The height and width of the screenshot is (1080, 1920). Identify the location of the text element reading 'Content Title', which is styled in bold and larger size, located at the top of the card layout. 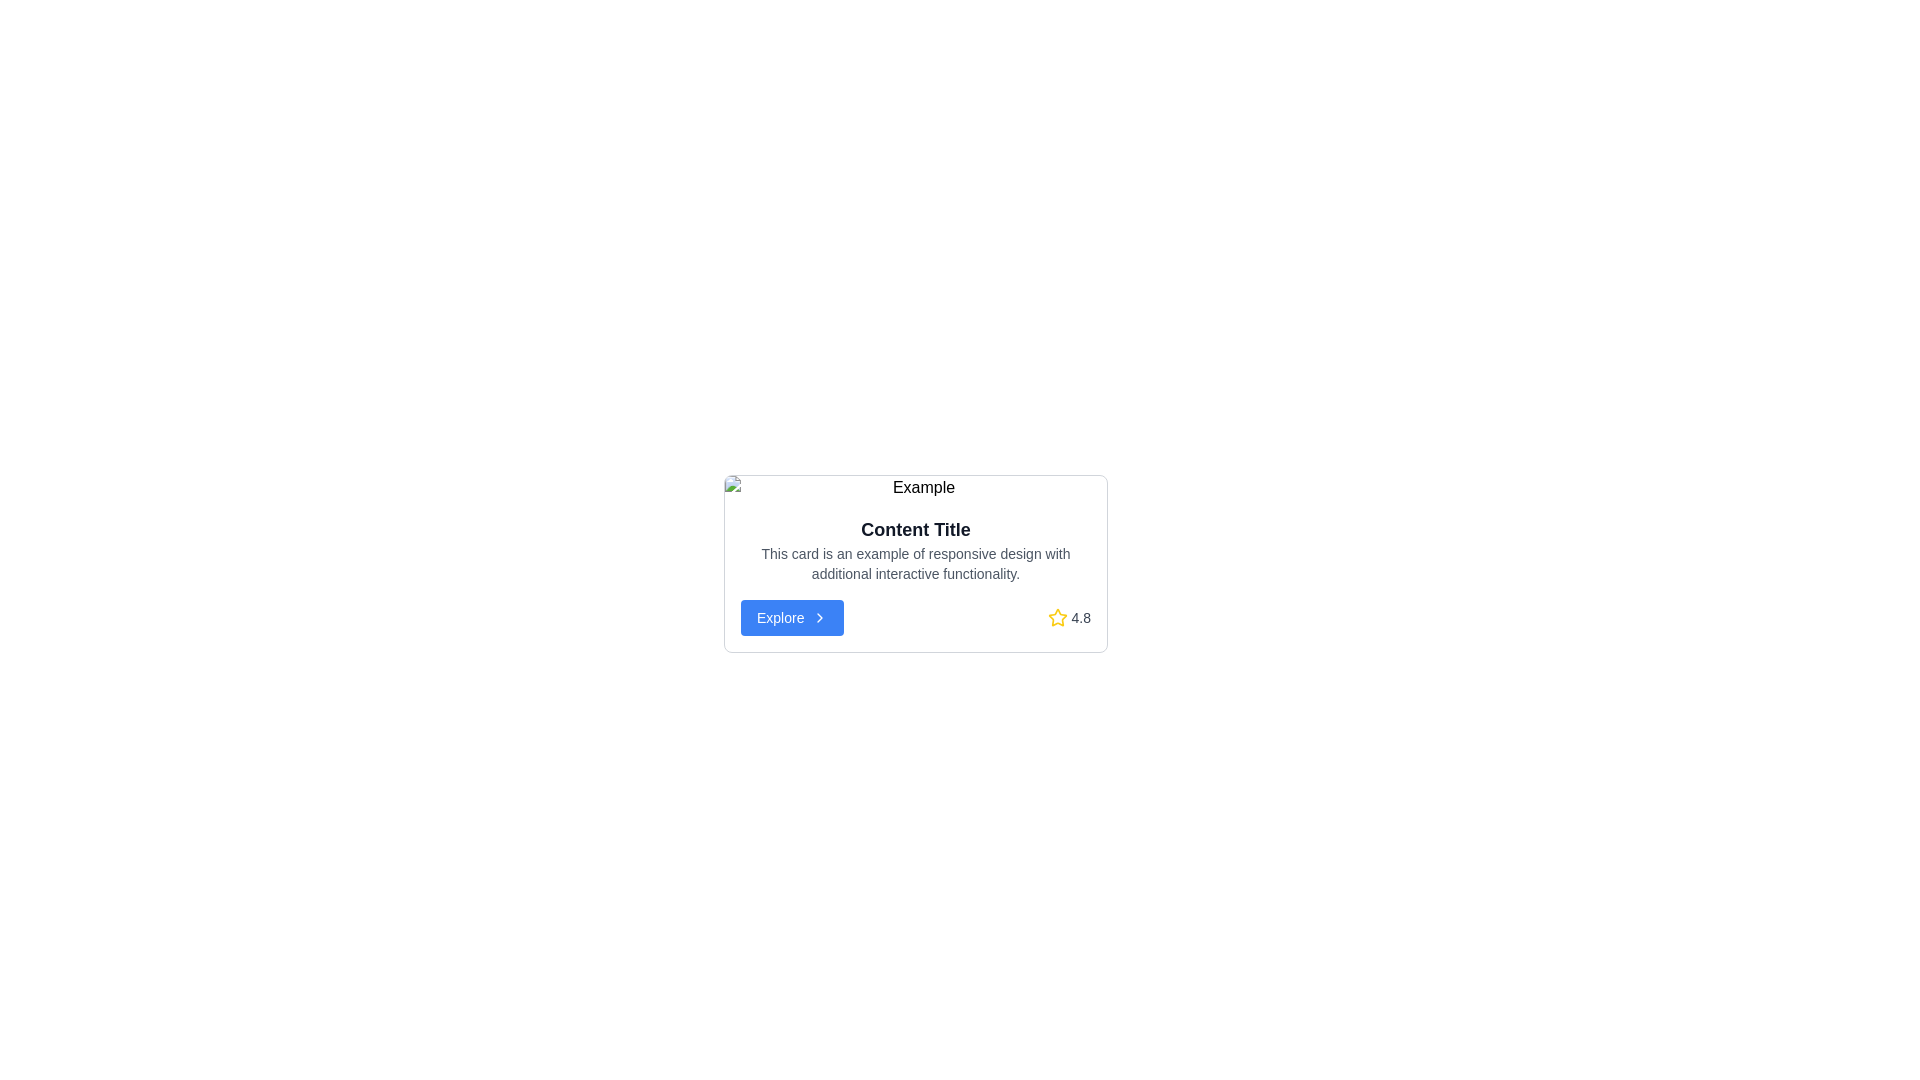
(915, 528).